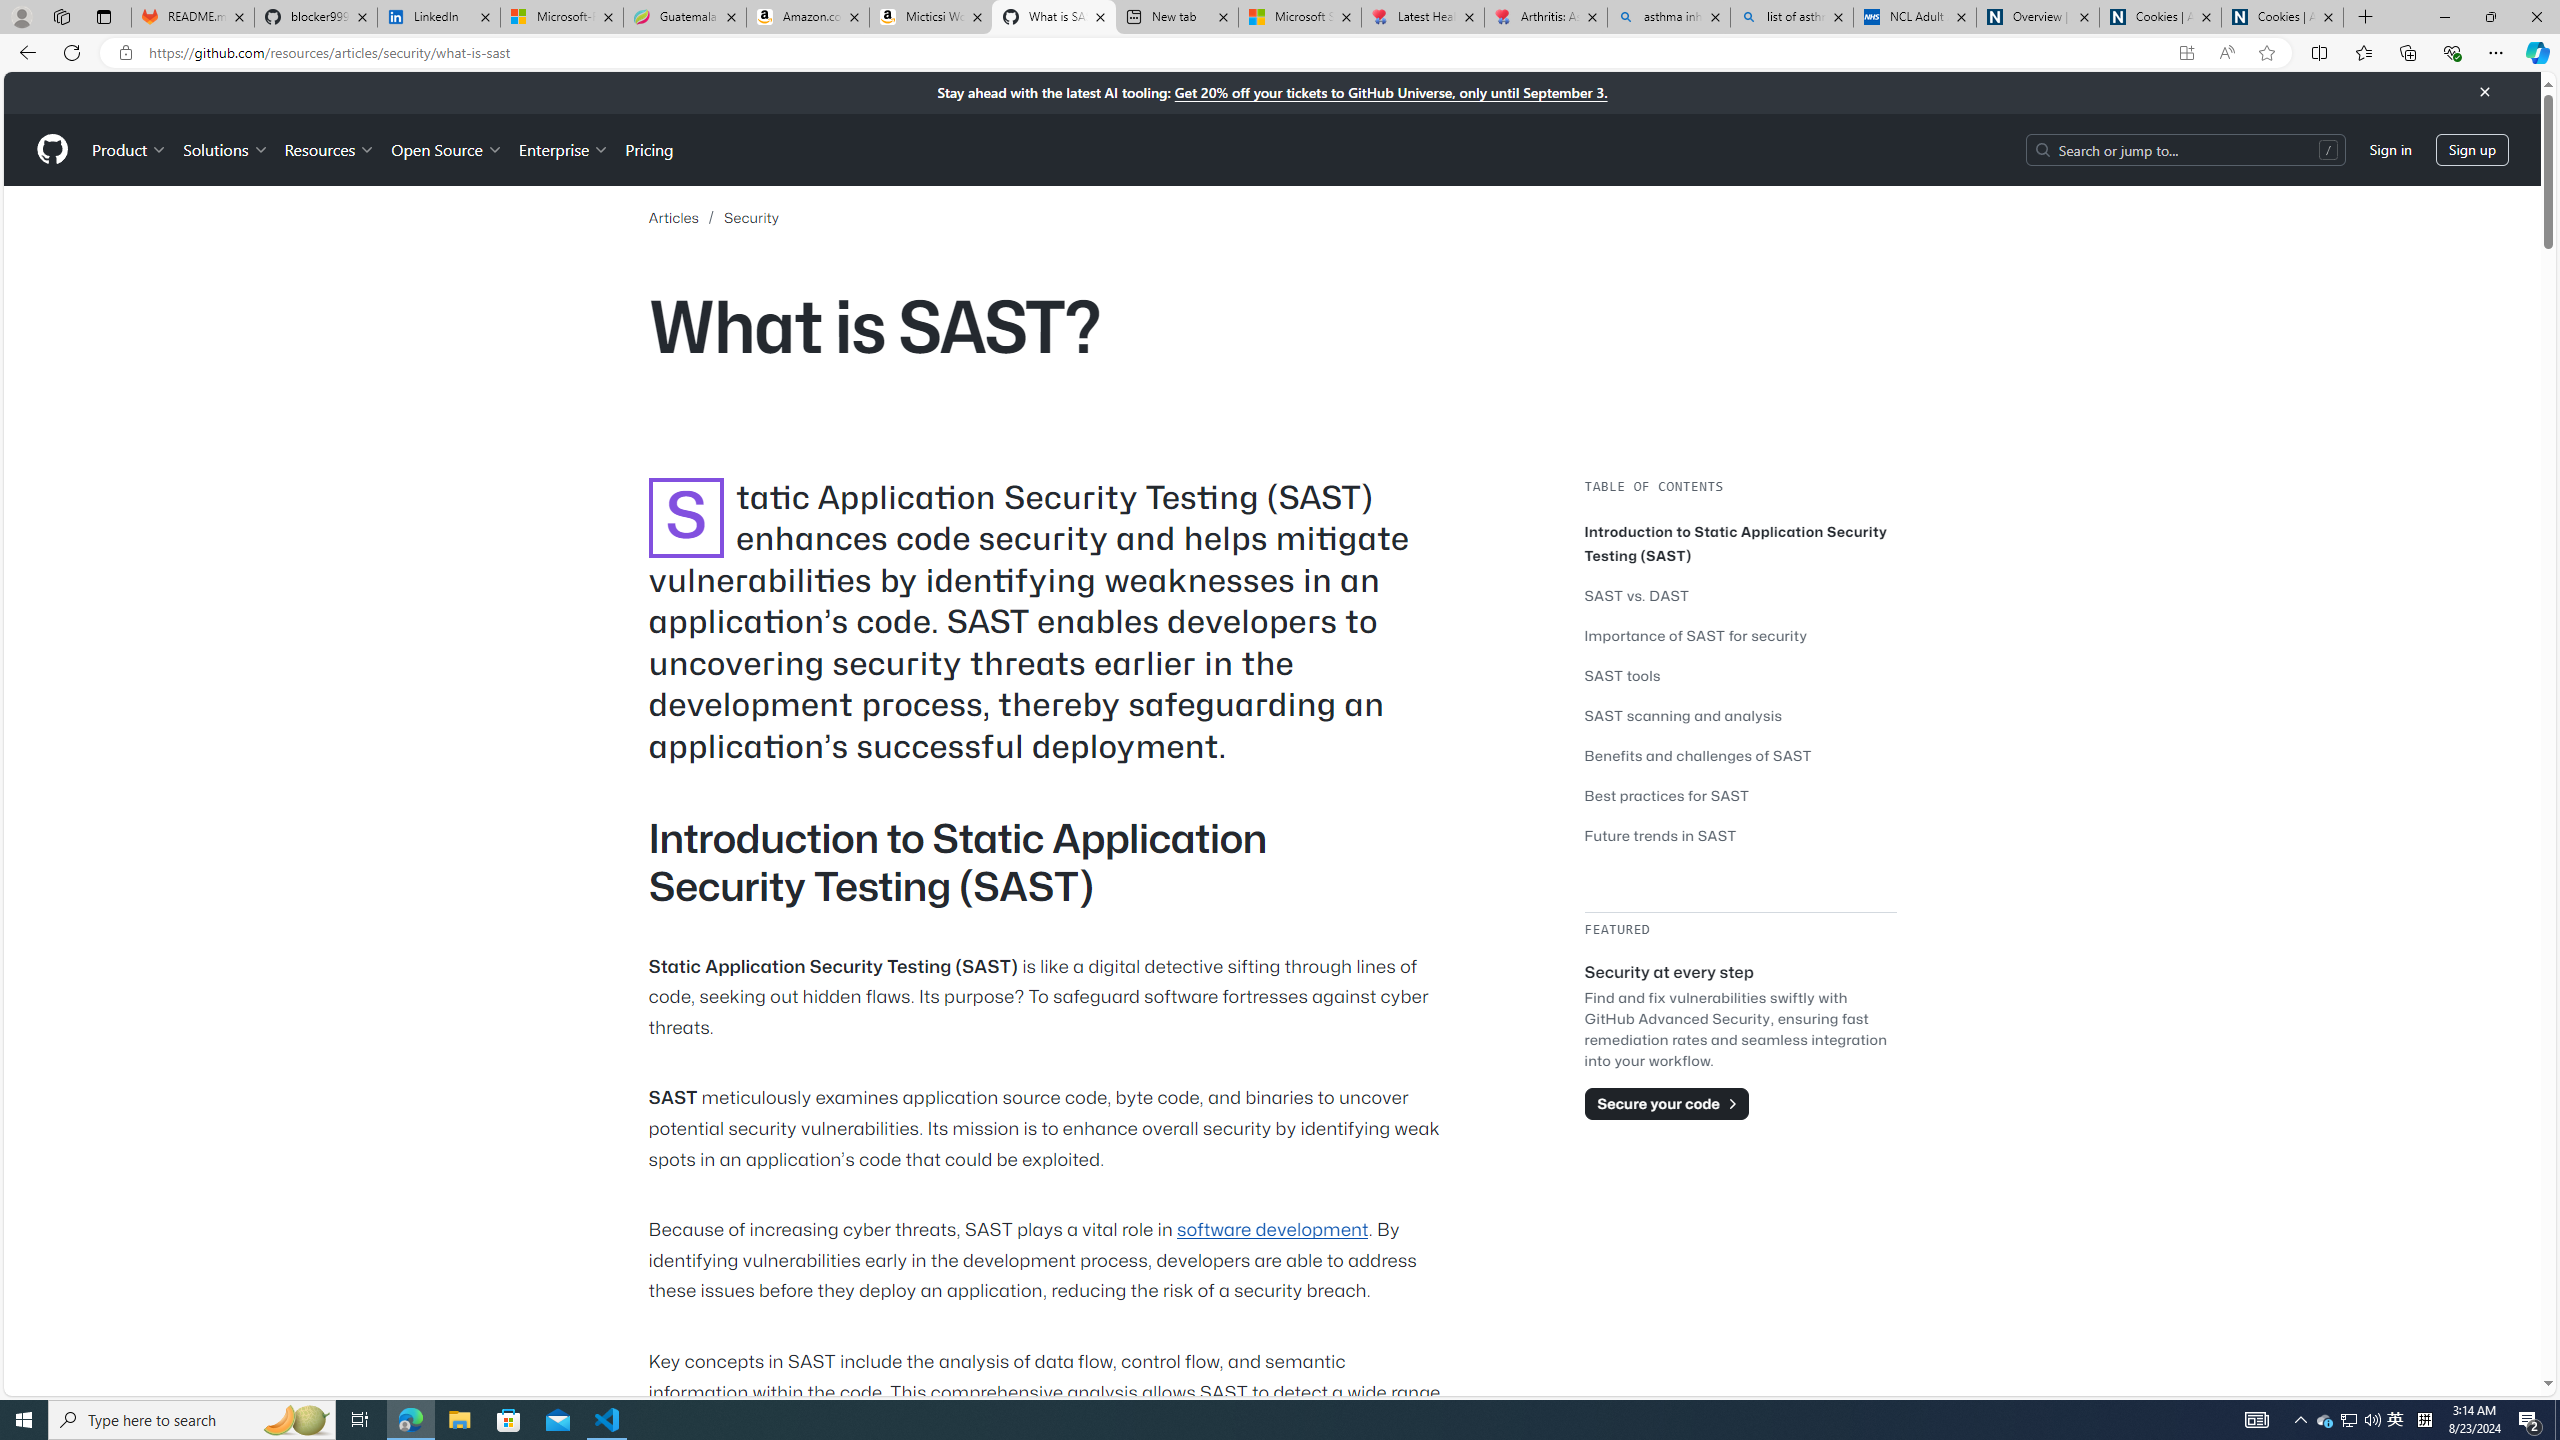 Image resolution: width=2560 pixels, height=1440 pixels. What do you see at coordinates (439, 16) in the screenshot?
I see `'LinkedIn'` at bounding box center [439, 16].